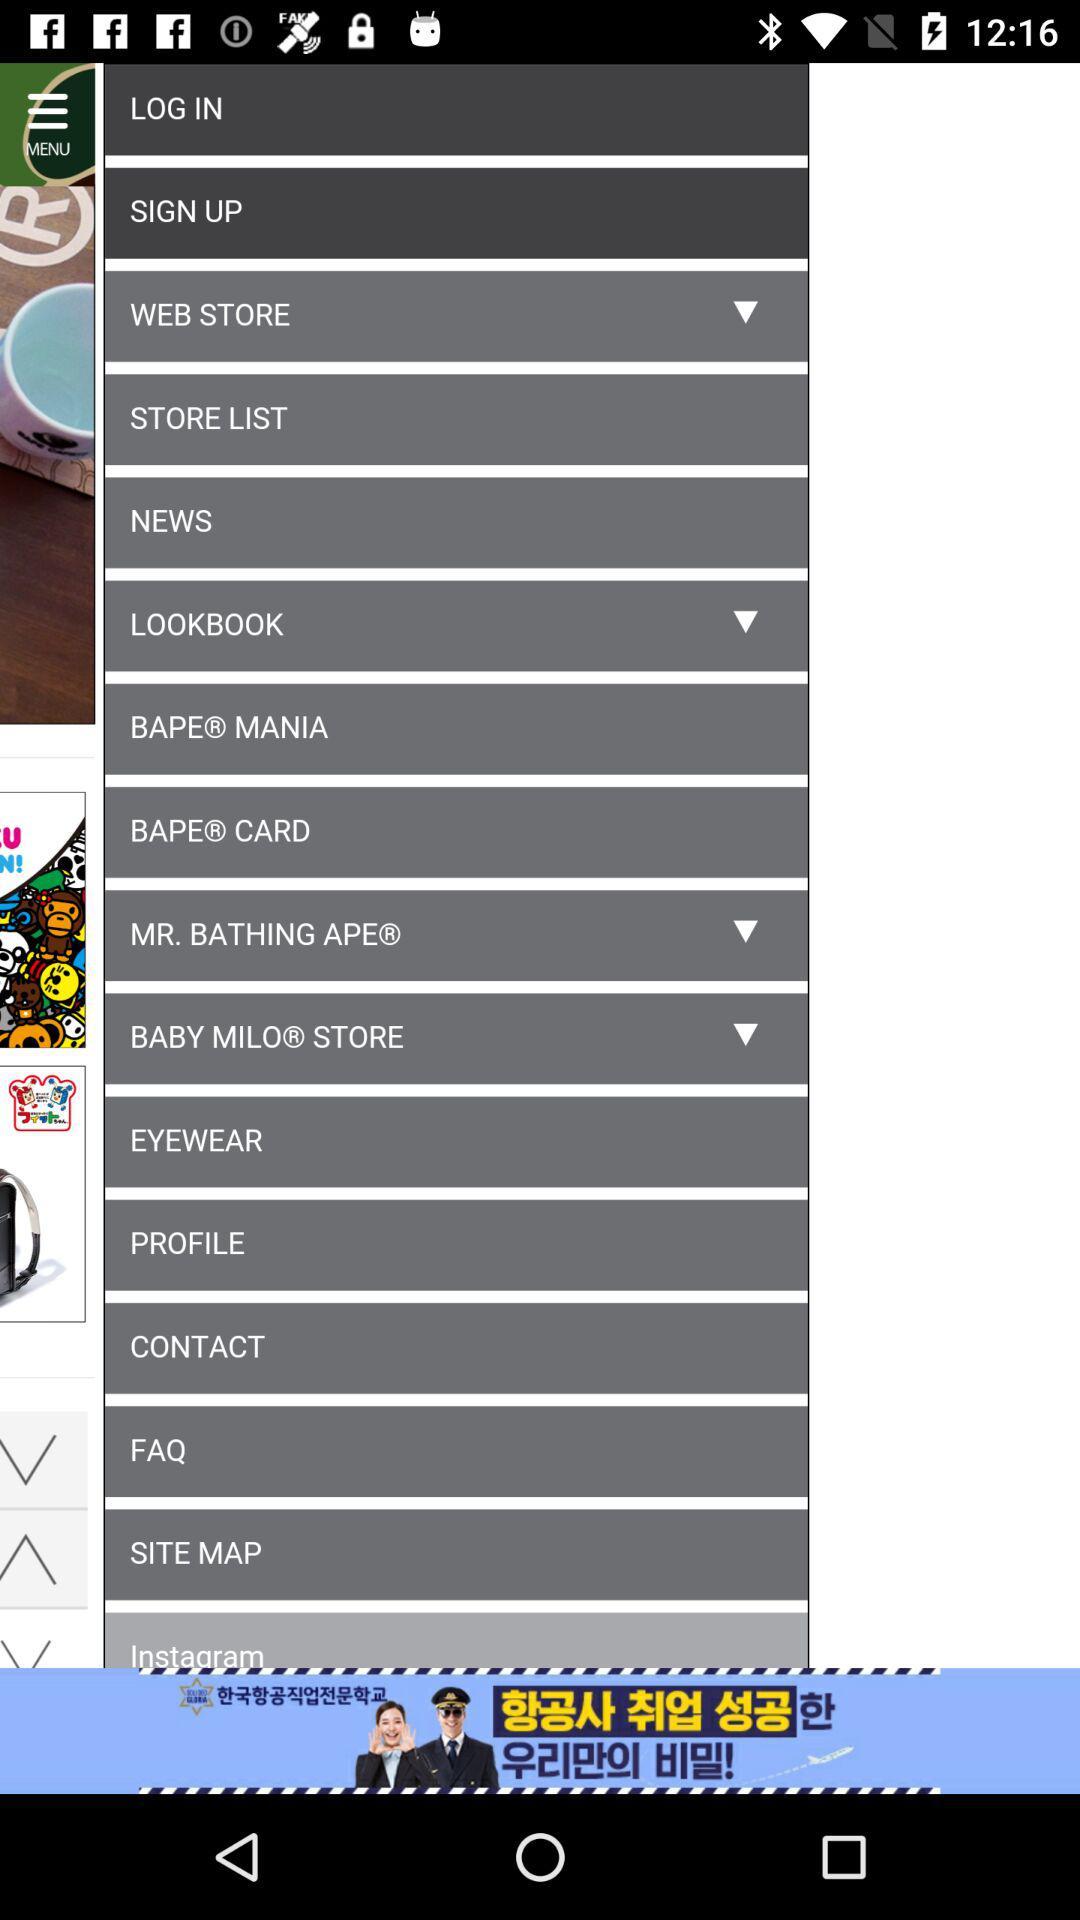 The image size is (1080, 1920). I want to click on menu page, so click(540, 869).